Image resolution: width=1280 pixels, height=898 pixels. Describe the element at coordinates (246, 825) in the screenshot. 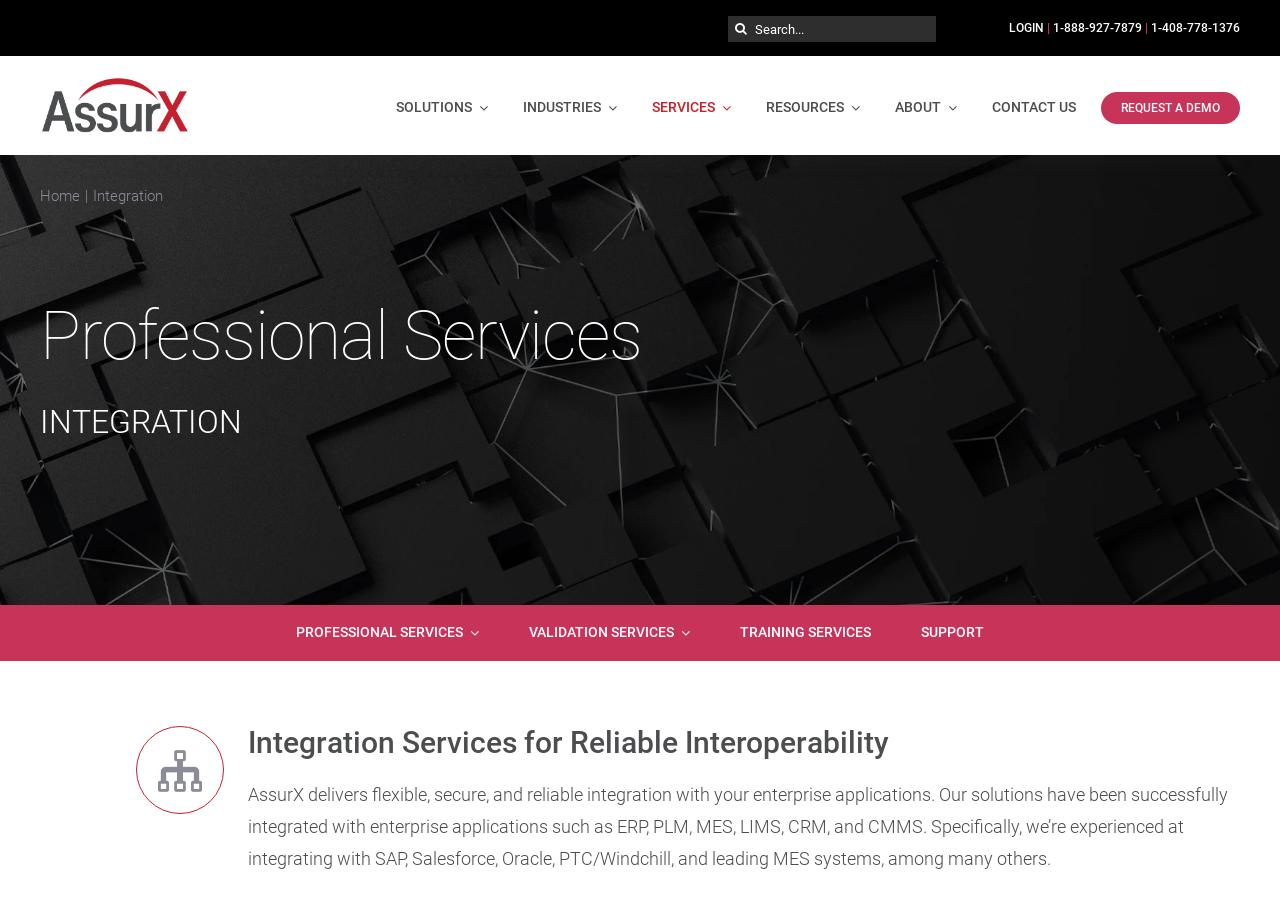

I see `'AssurX delivers flexible, secure, and reliable integration with your enterprise applications. Our solutions have been successfully integrated with enterprise applications such as ERP, PLM, MES, LIMS, CRM, and CMMS. Specifically, we’re experienced at integrating with SAP, Salesforce, Oracle, PTC/Windchill, and leading MES systems, among many others.'` at that location.